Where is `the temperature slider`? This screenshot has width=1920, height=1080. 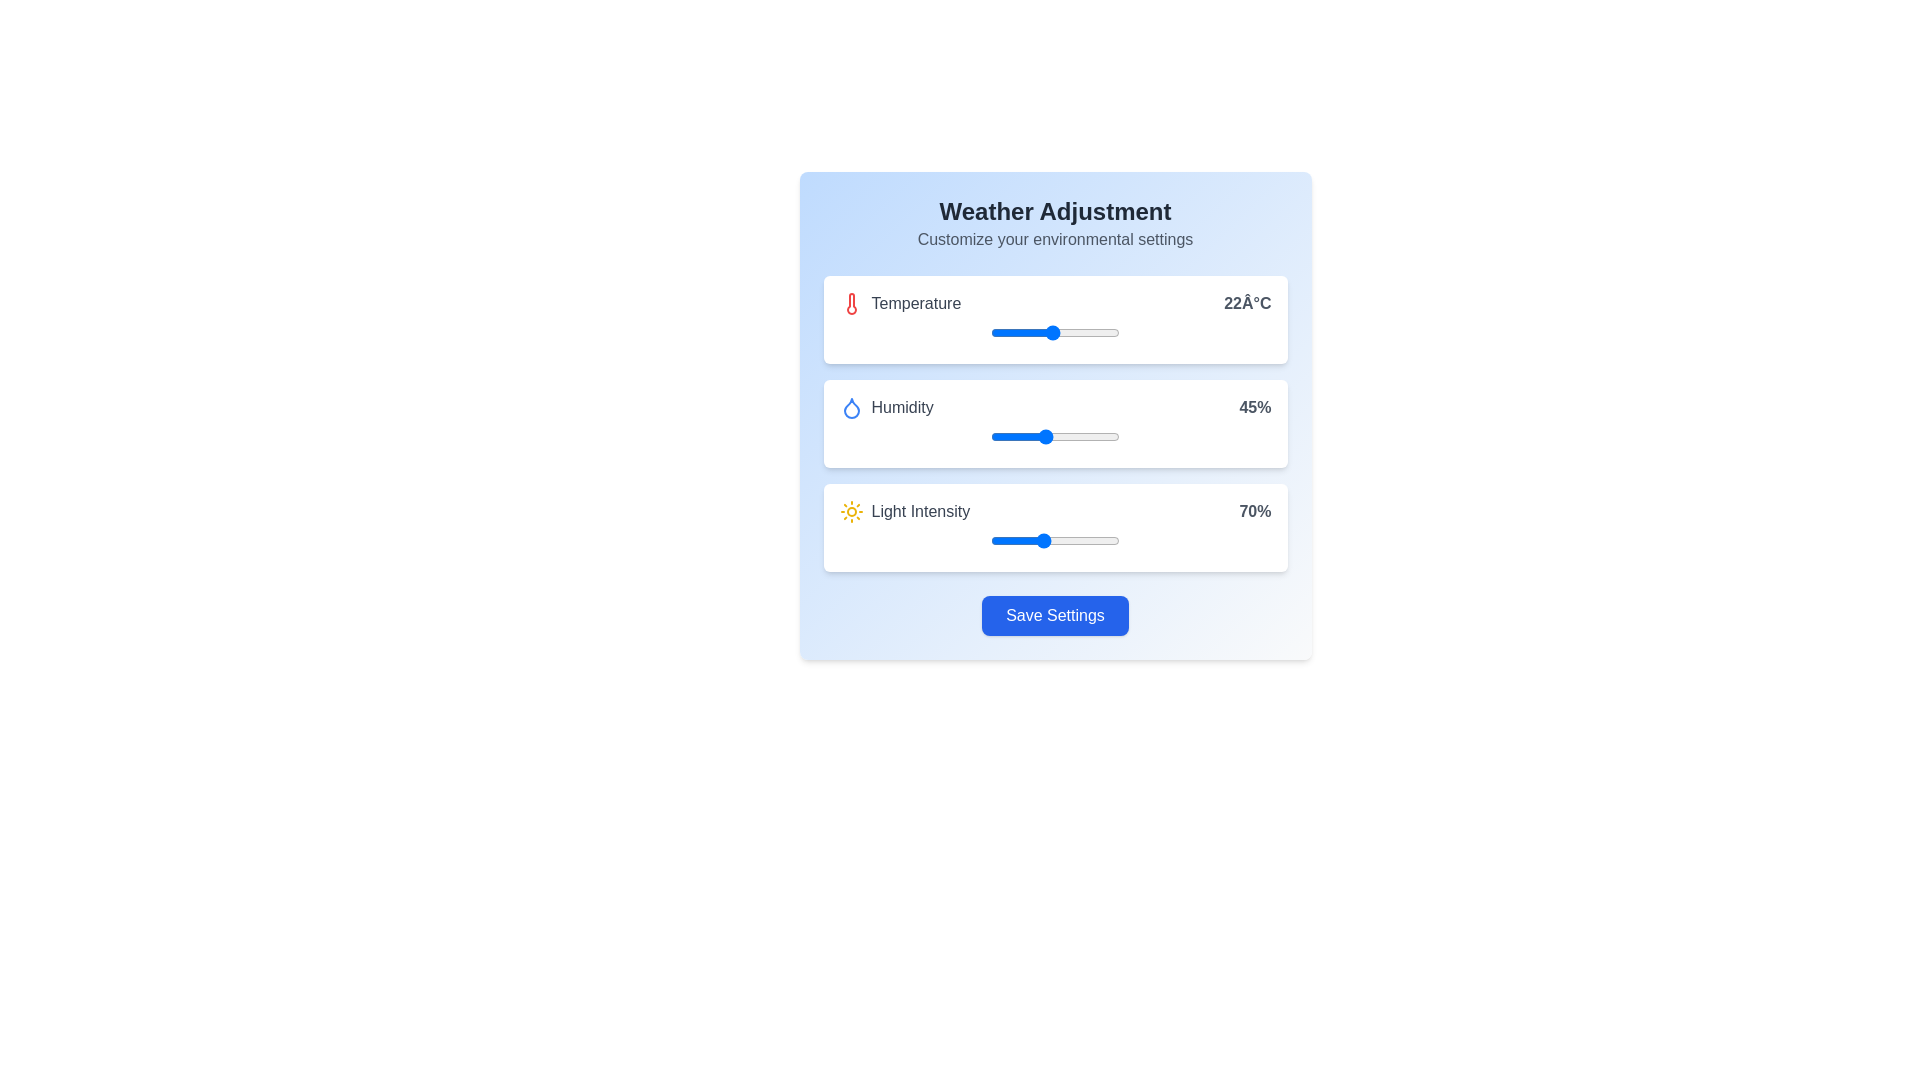 the temperature slider is located at coordinates (1001, 331).